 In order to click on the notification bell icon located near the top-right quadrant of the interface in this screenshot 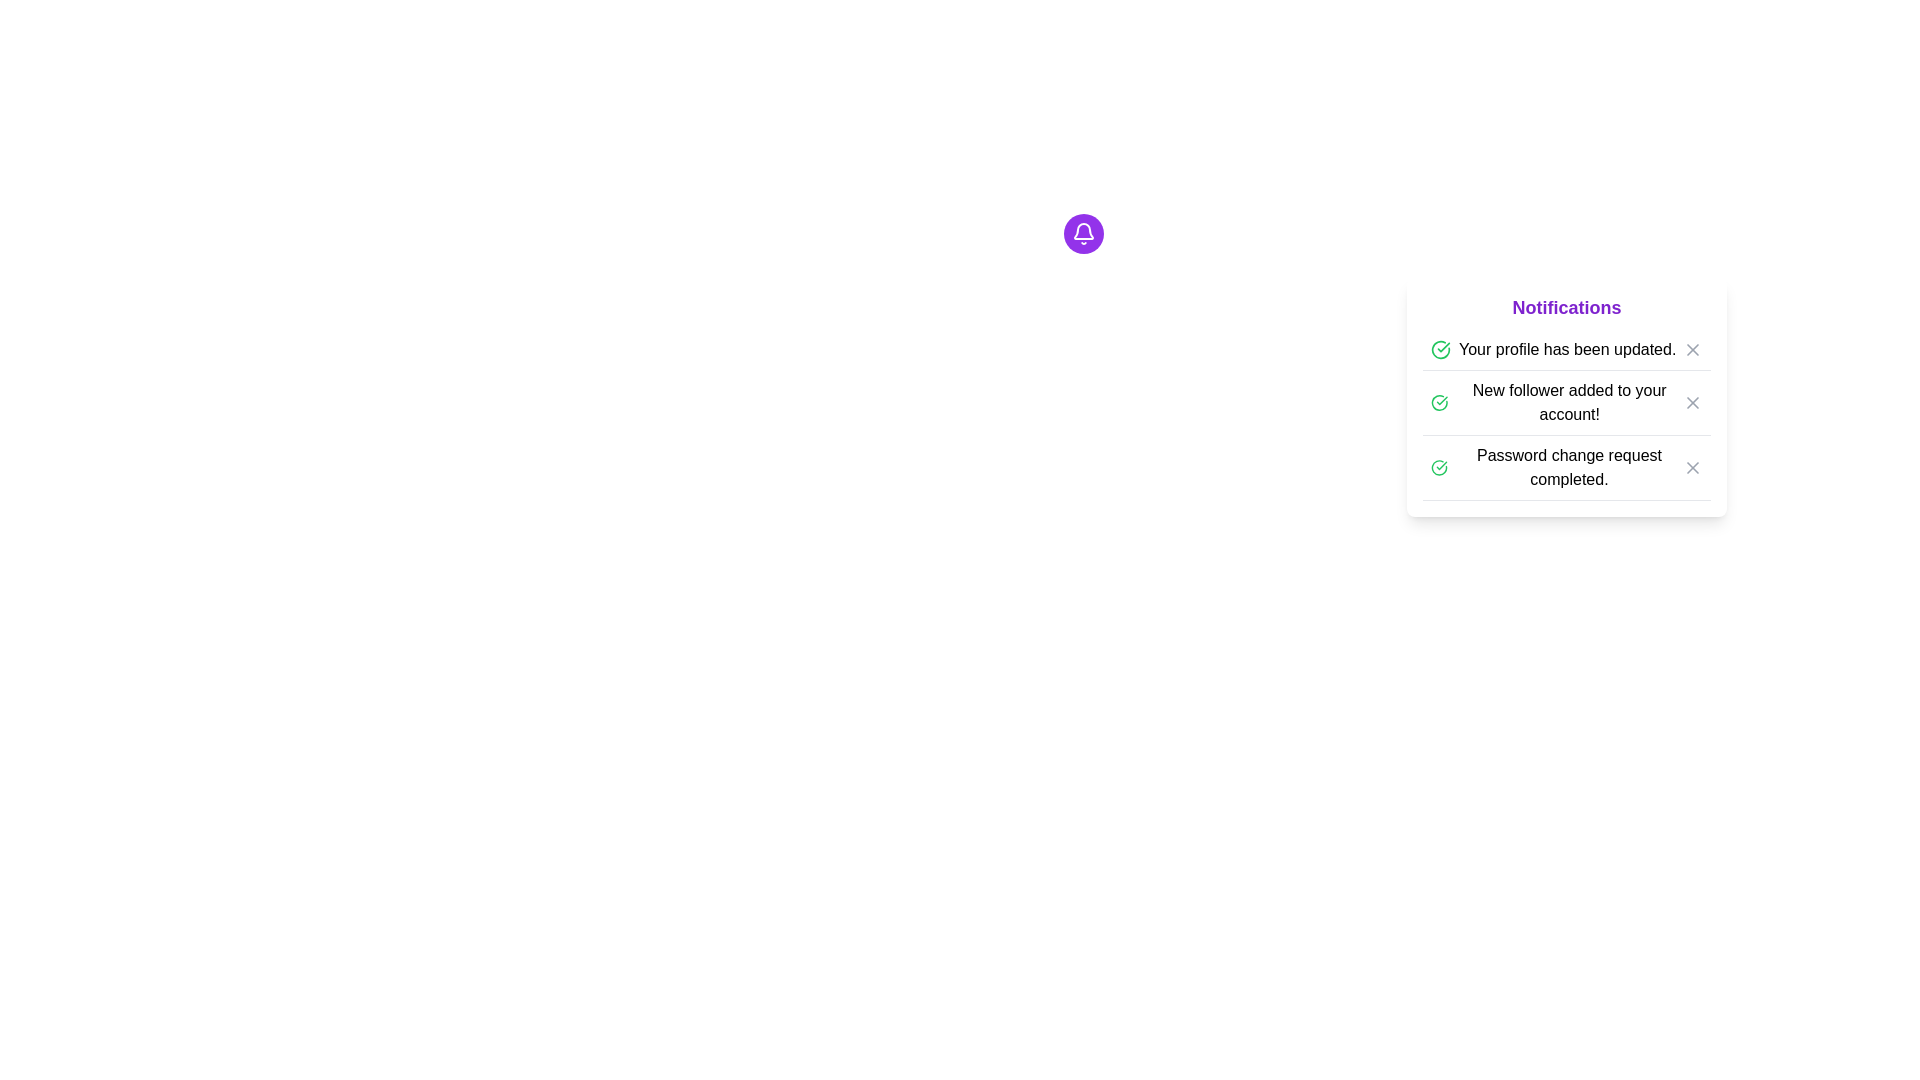, I will do `click(1082, 233)`.